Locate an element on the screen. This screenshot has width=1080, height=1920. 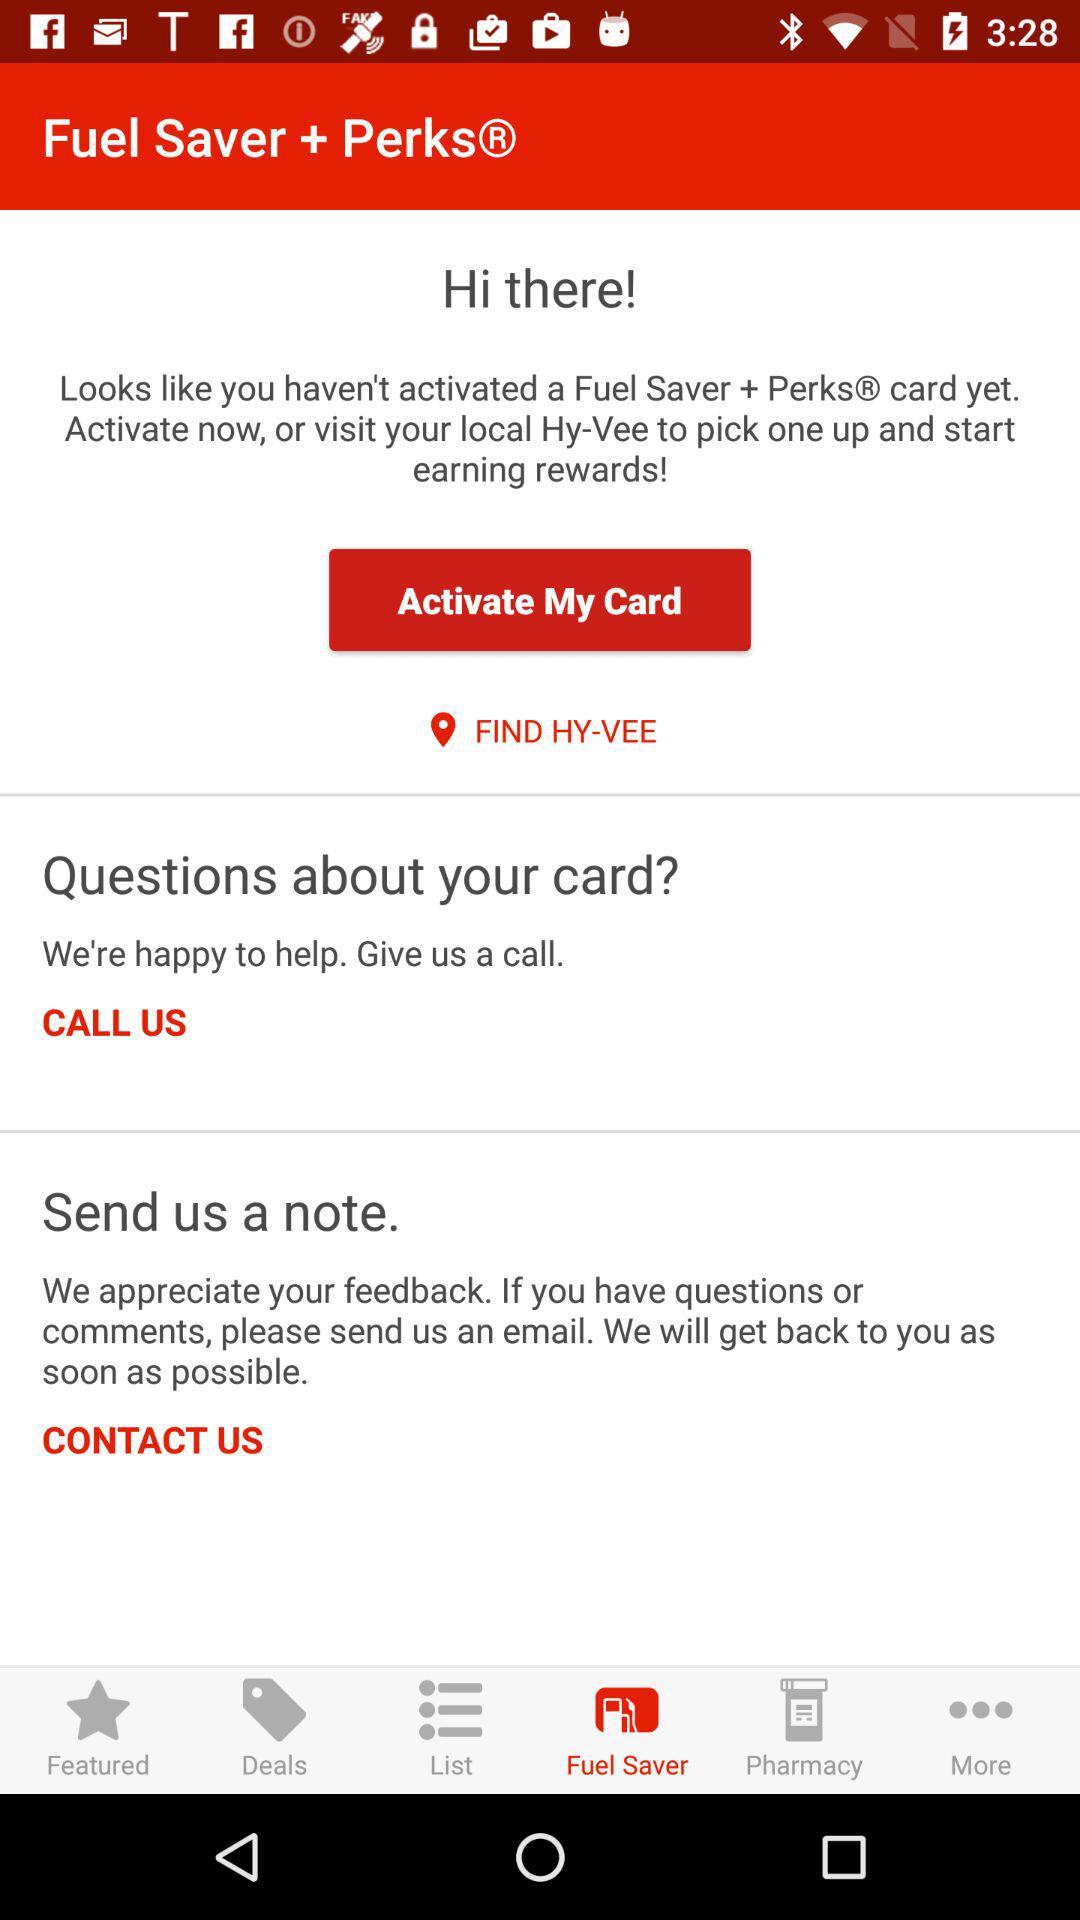
the icon next to fuel saver item is located at coordinates (802, 1729).